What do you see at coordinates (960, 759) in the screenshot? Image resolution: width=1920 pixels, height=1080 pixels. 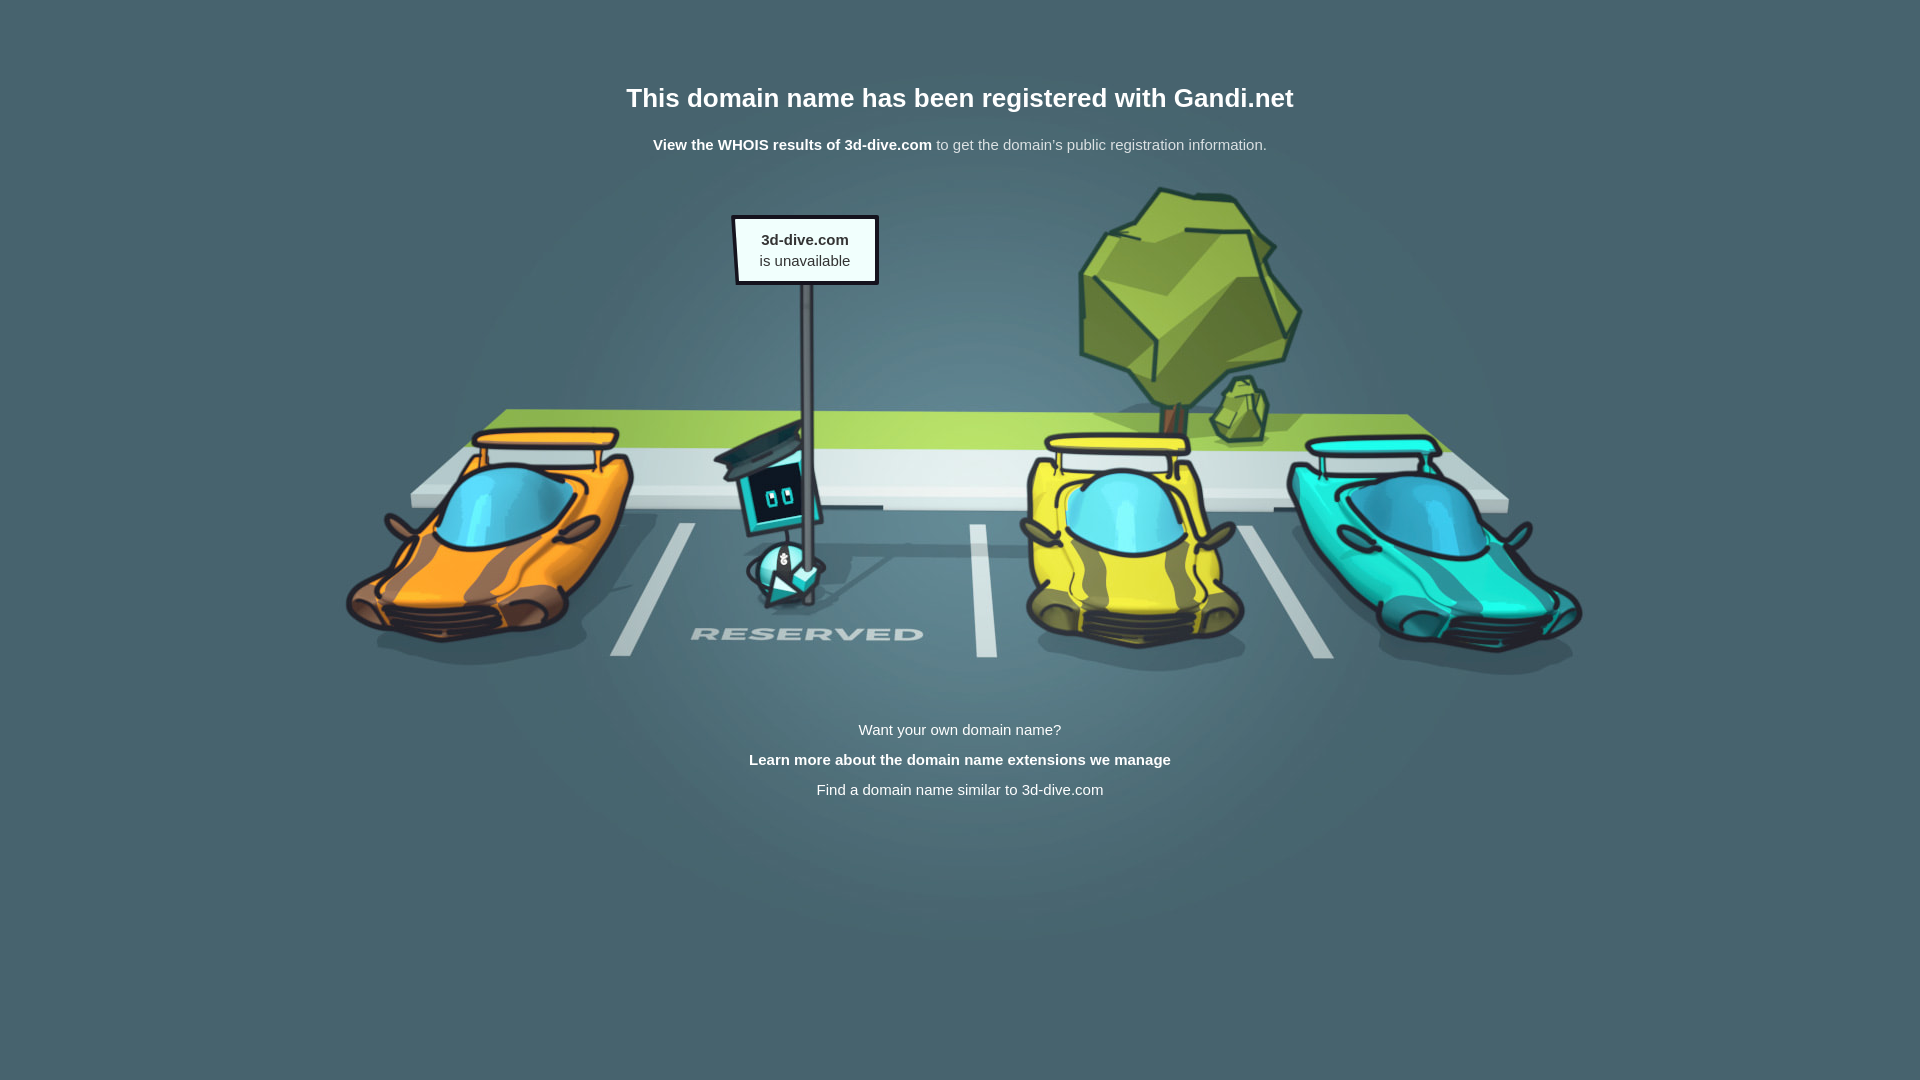 I see `'Learn more about the domain name extensions we manage'` at bounding box center [960, 759].